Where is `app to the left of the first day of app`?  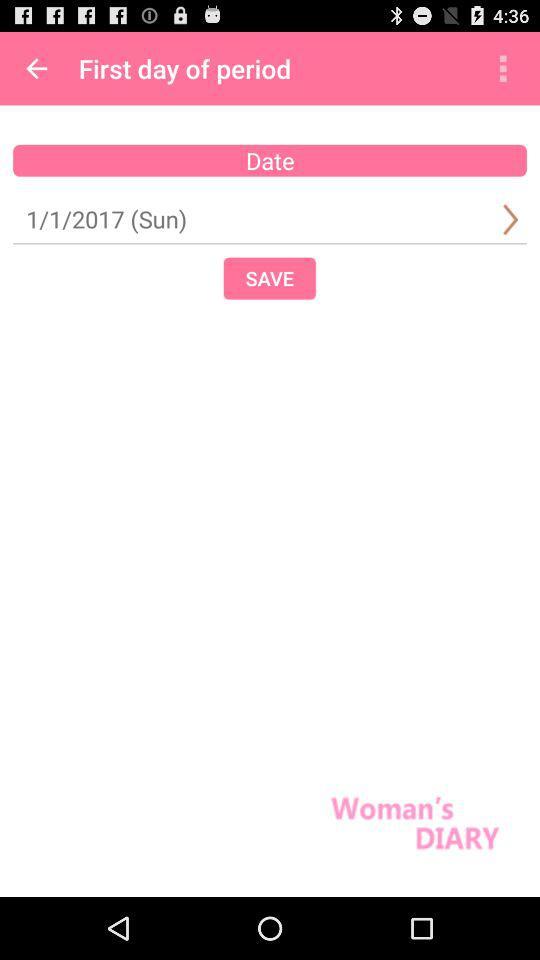 app to the left of the first day of app is located at coordinates (36, 68).